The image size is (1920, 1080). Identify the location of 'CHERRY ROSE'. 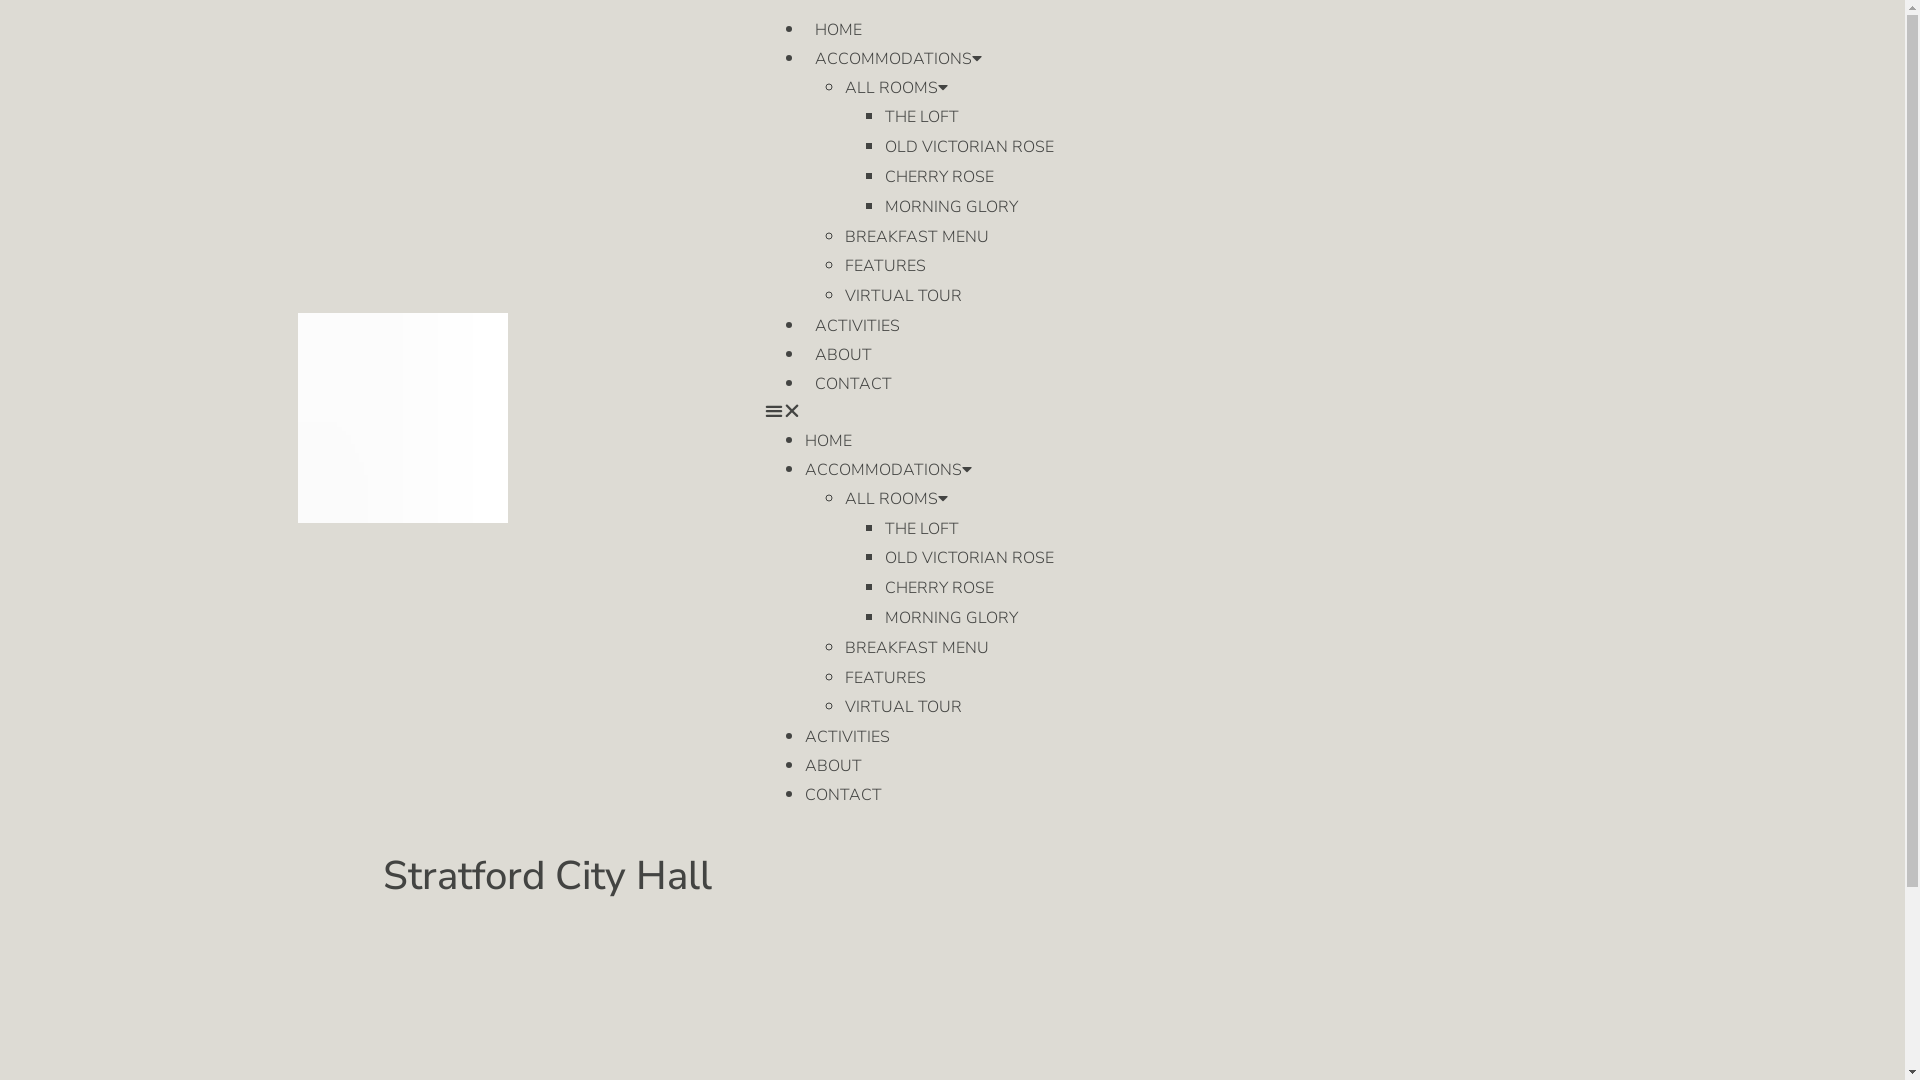
(883, 176).